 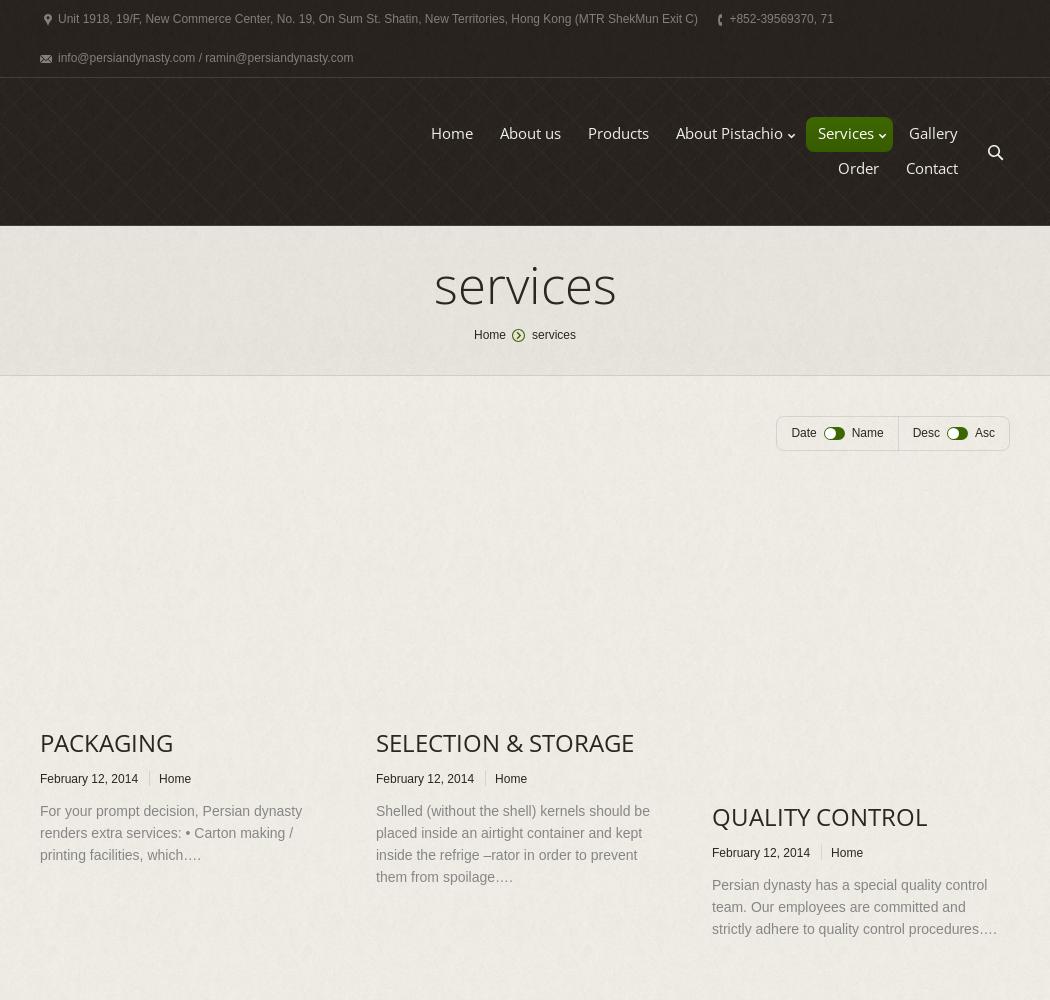 What do you see at coordinates (984, 433) in the screenshot?
I see `'Asc'` at bounding box center [984, 433].